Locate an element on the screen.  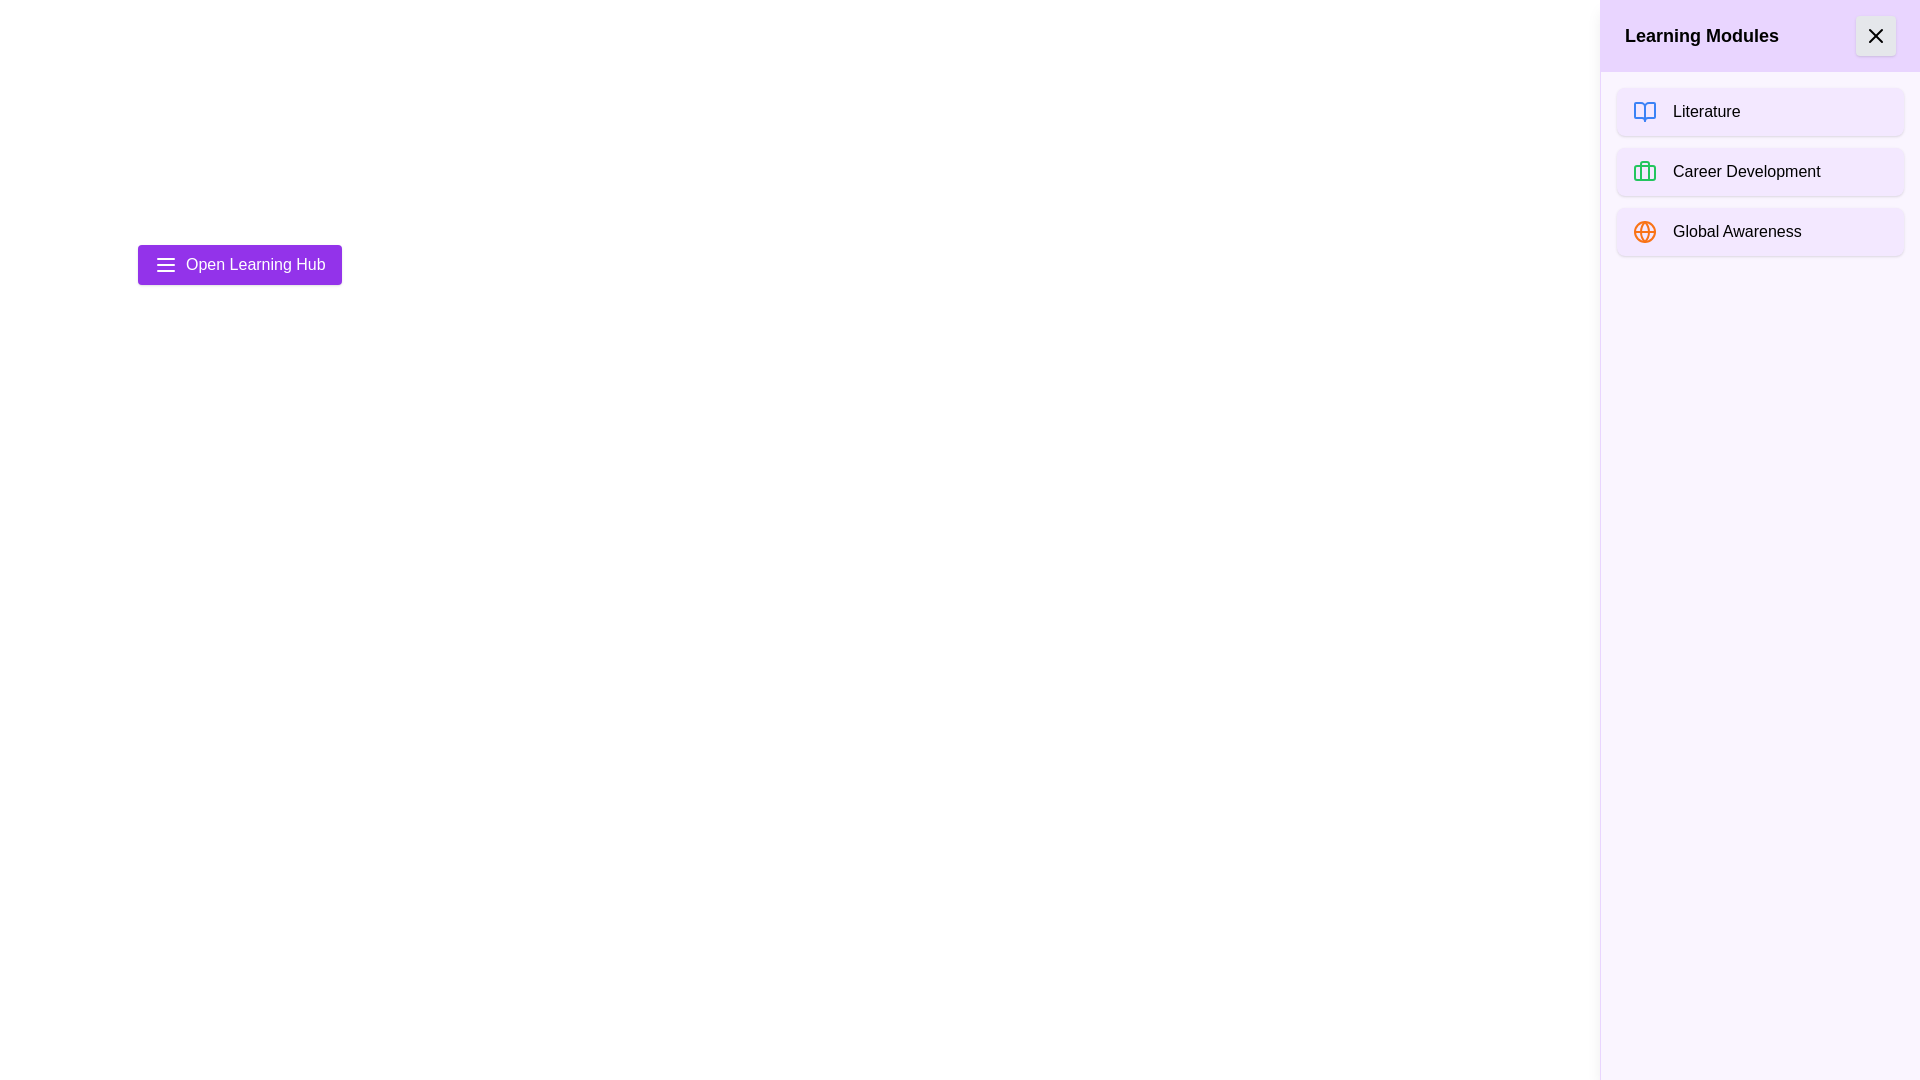
the 'Global Awareness' module to select it is located at coordinates (1760, 230).